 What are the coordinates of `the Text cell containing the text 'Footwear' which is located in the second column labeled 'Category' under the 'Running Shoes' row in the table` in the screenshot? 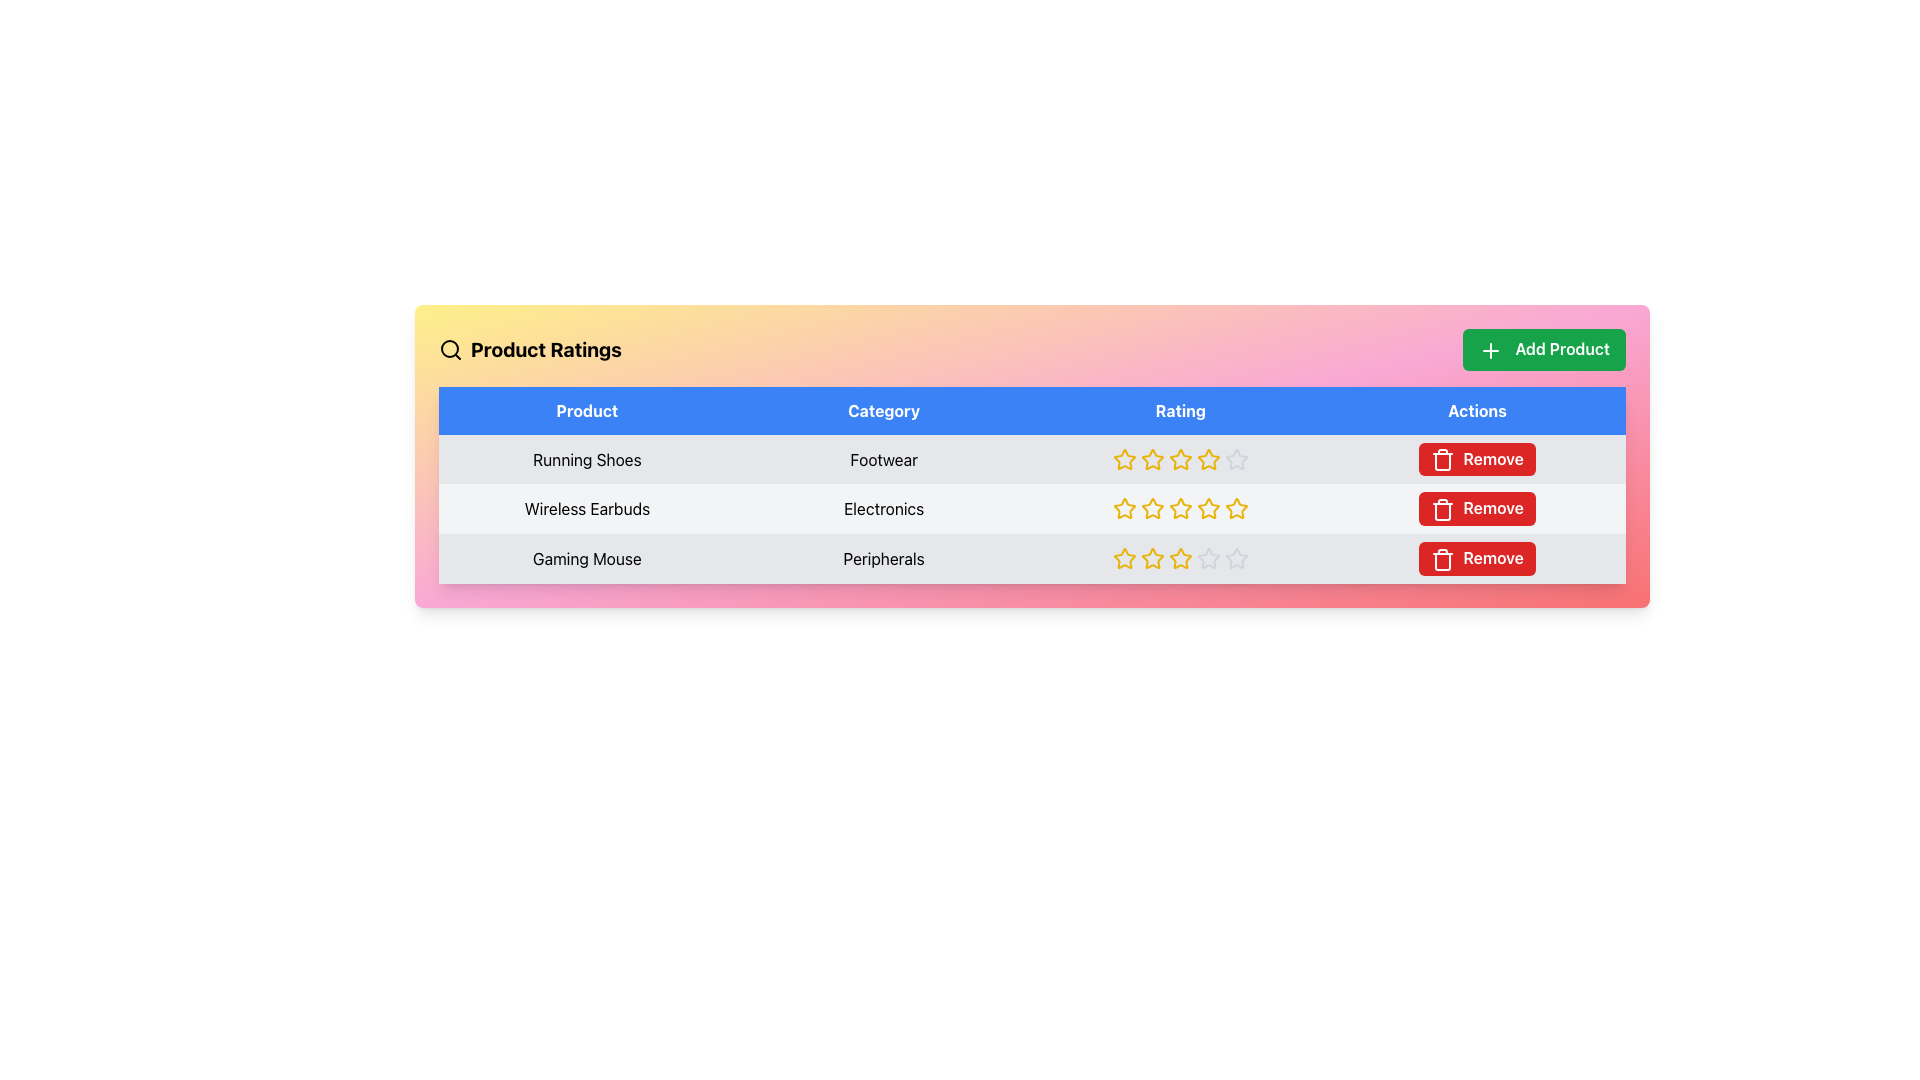 It's located at (883, 459).